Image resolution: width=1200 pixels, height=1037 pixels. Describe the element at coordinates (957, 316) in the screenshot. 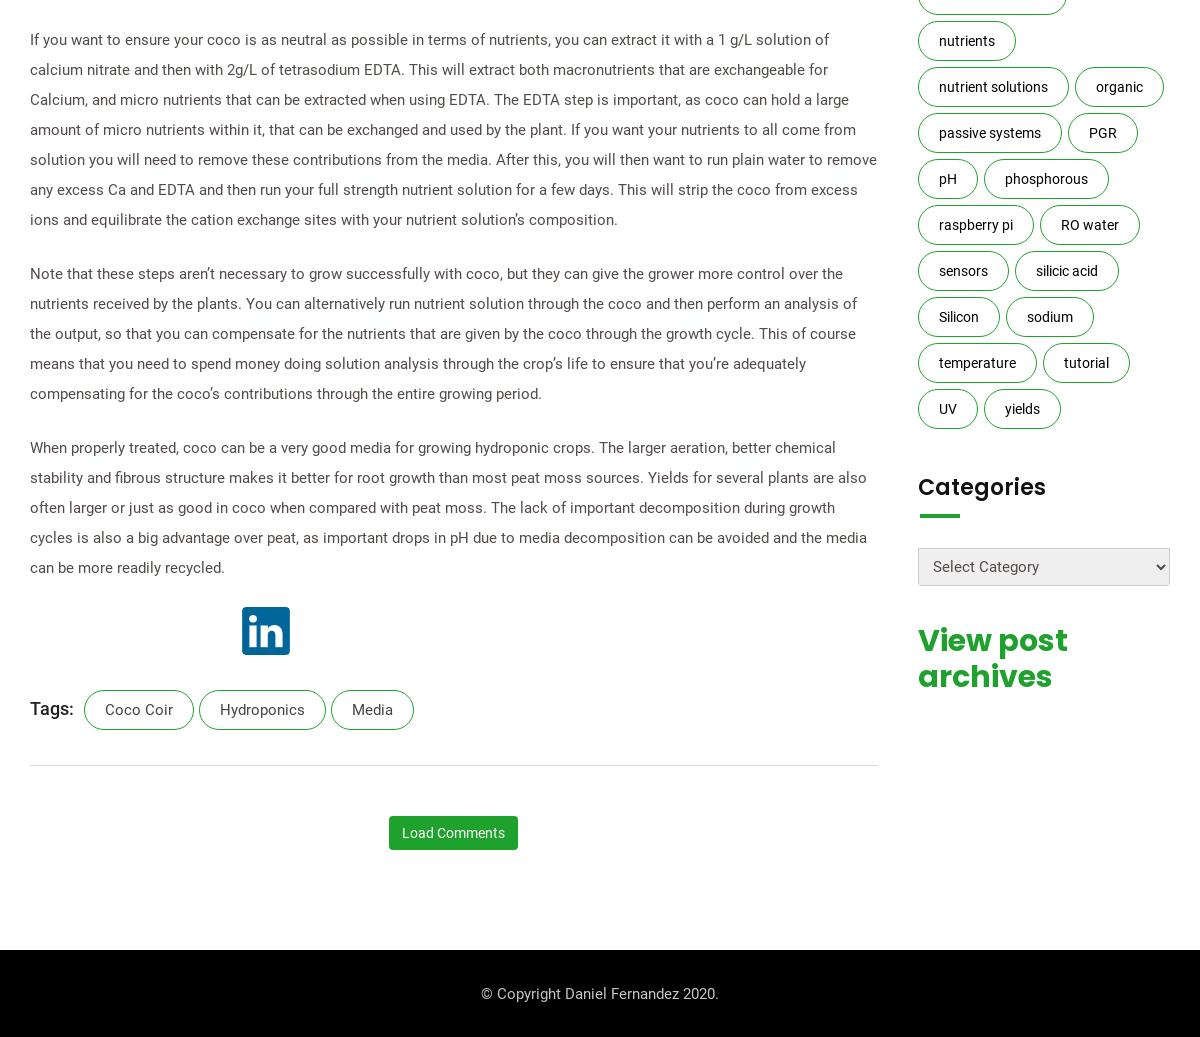

I see `'Silicon'` at that location.